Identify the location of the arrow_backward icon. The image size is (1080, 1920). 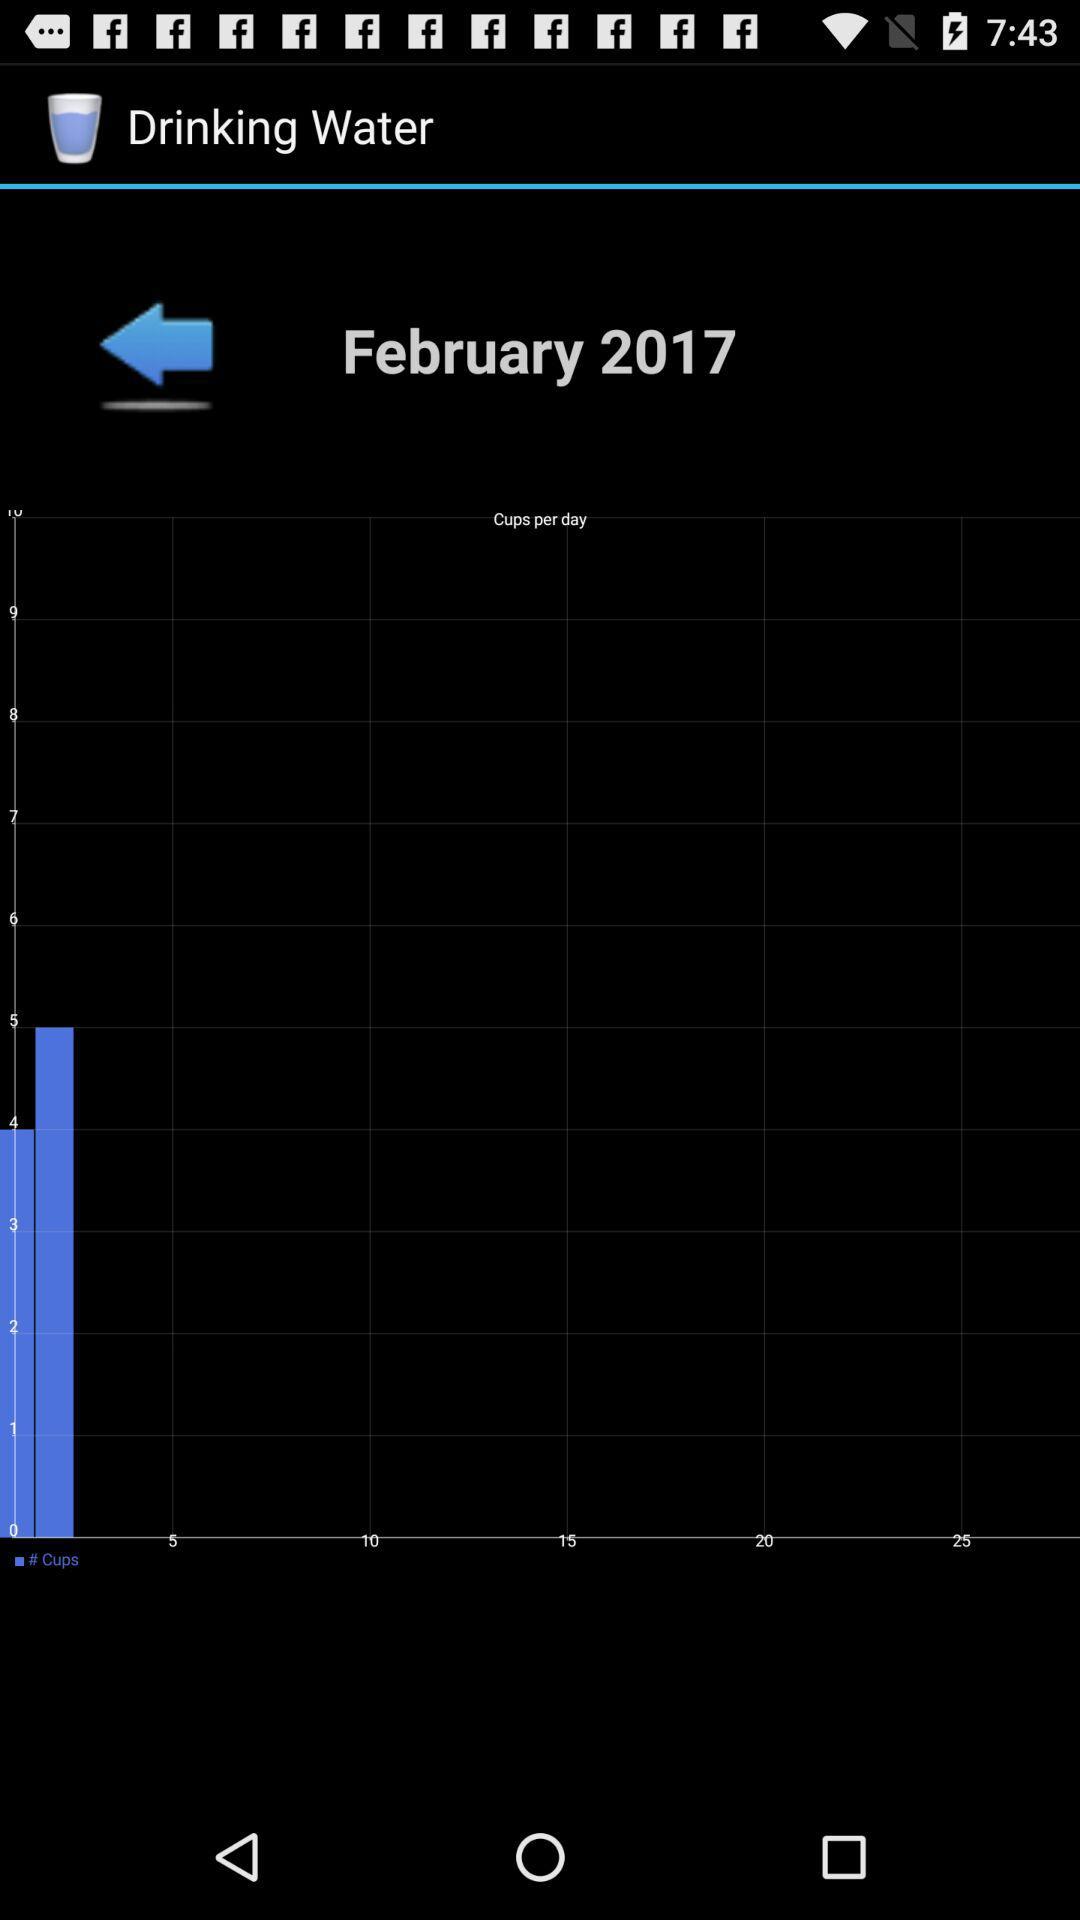
(154, 374).